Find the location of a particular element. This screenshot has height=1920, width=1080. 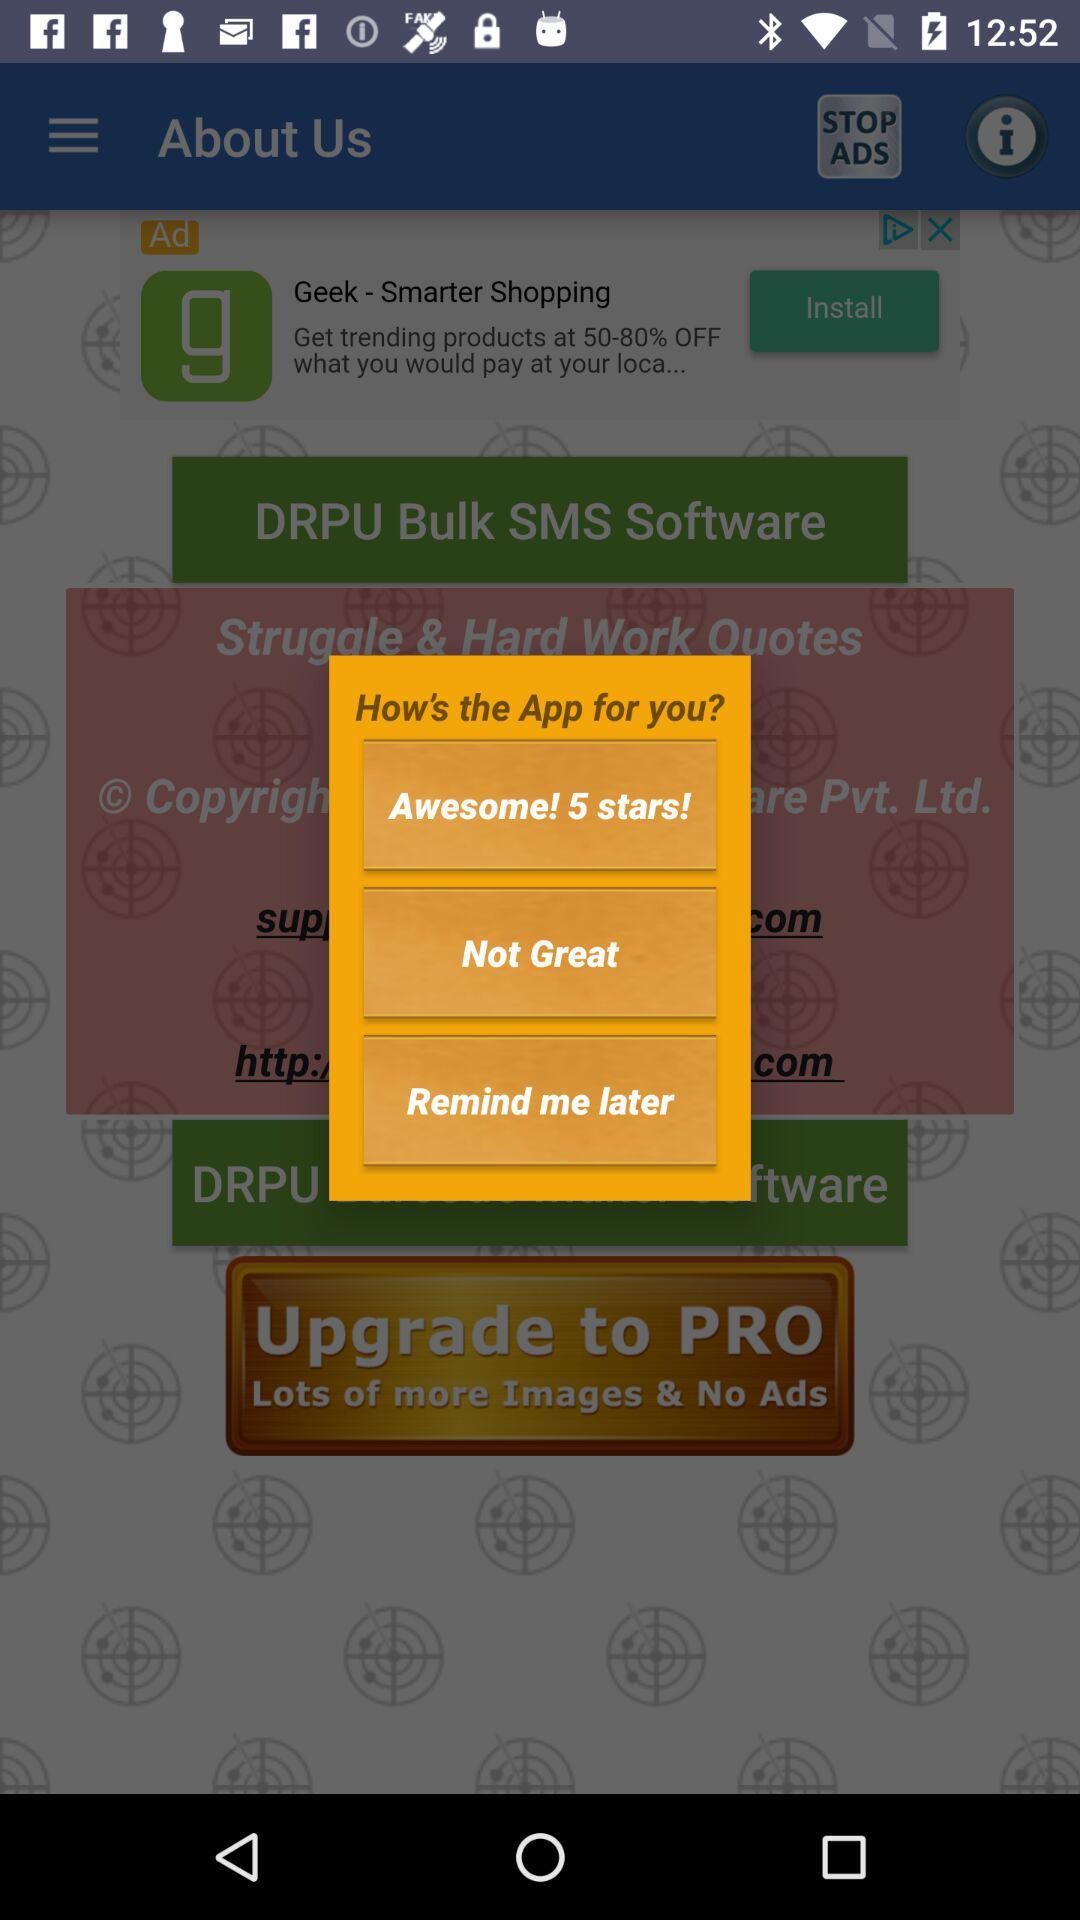

item above remind me later is located at coordinates (540, 951).